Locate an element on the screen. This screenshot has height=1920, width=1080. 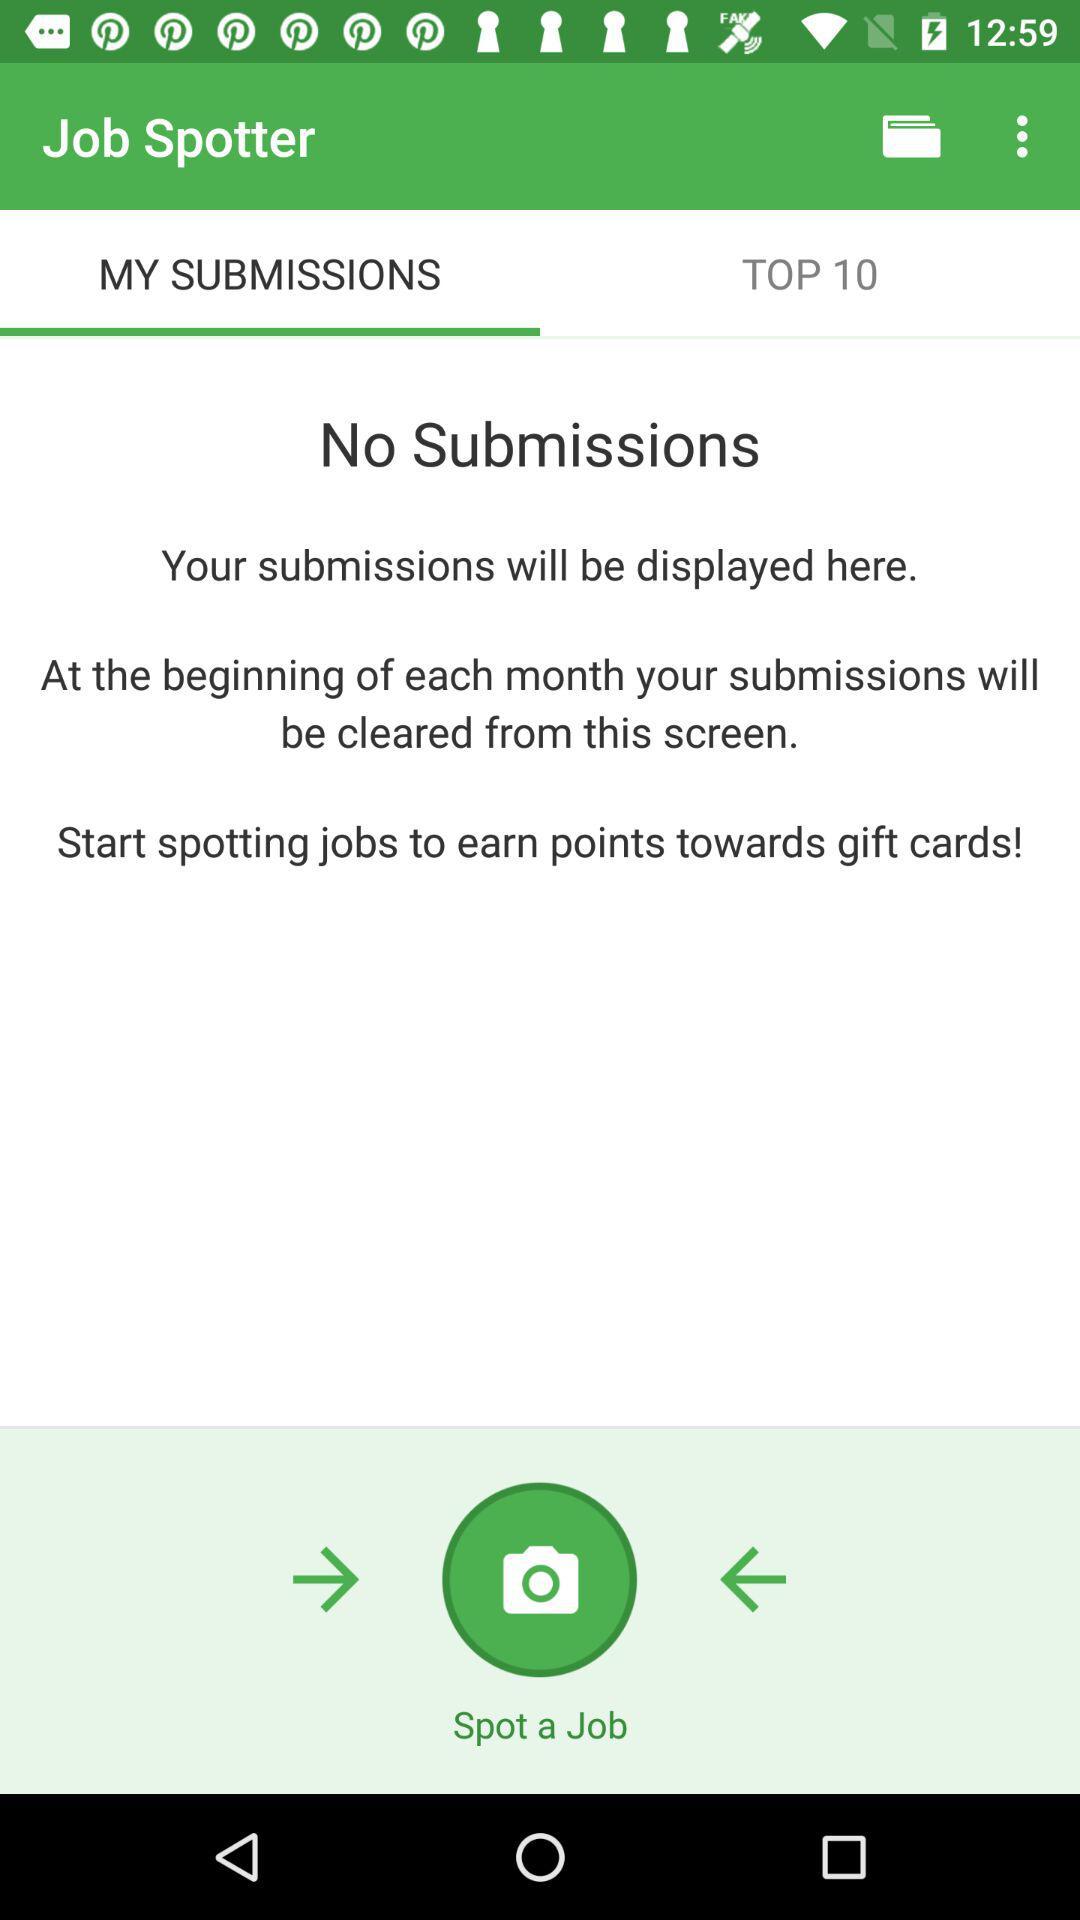
use camera is located at coordinates (538, 1578).